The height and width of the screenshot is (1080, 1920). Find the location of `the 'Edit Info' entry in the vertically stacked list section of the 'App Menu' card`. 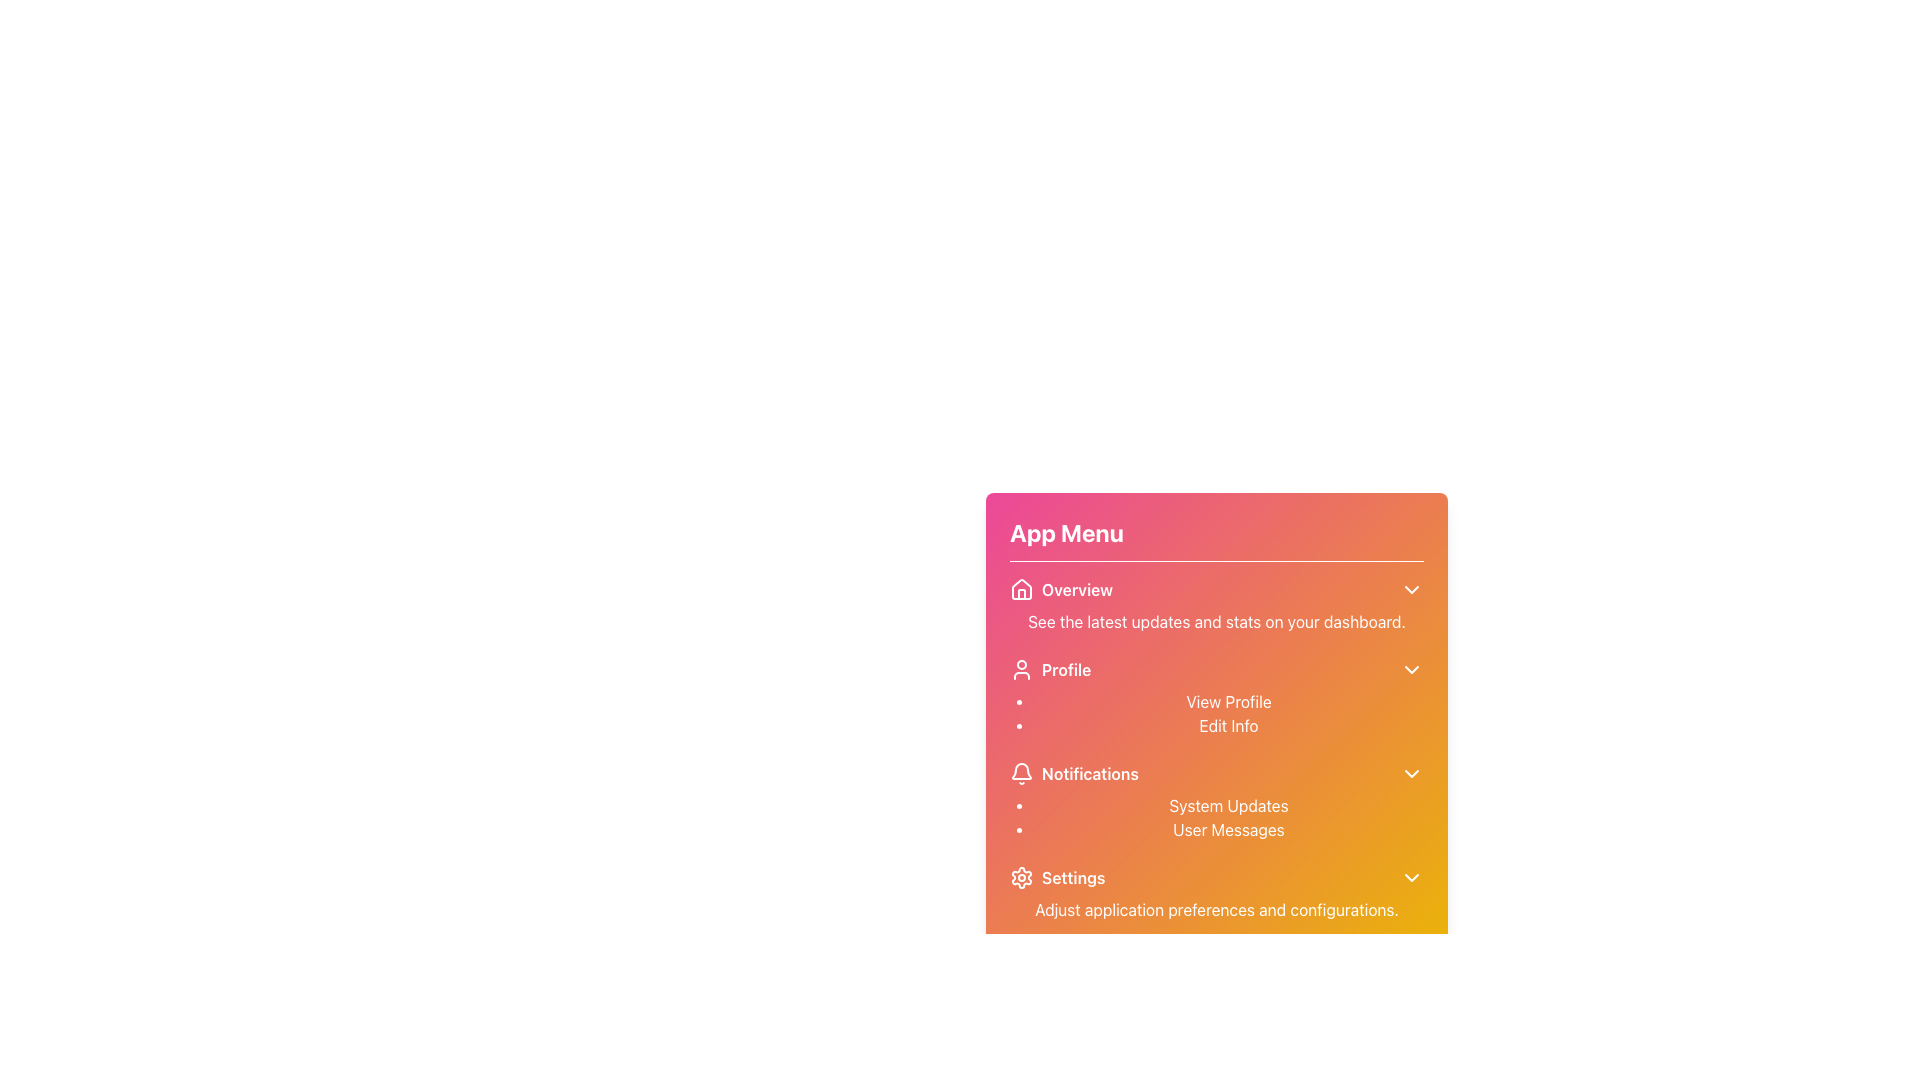

the 'Edit Info' entry in the vertically stacked list section of the 'App Menu' card is located at coordinates (1216, 741).